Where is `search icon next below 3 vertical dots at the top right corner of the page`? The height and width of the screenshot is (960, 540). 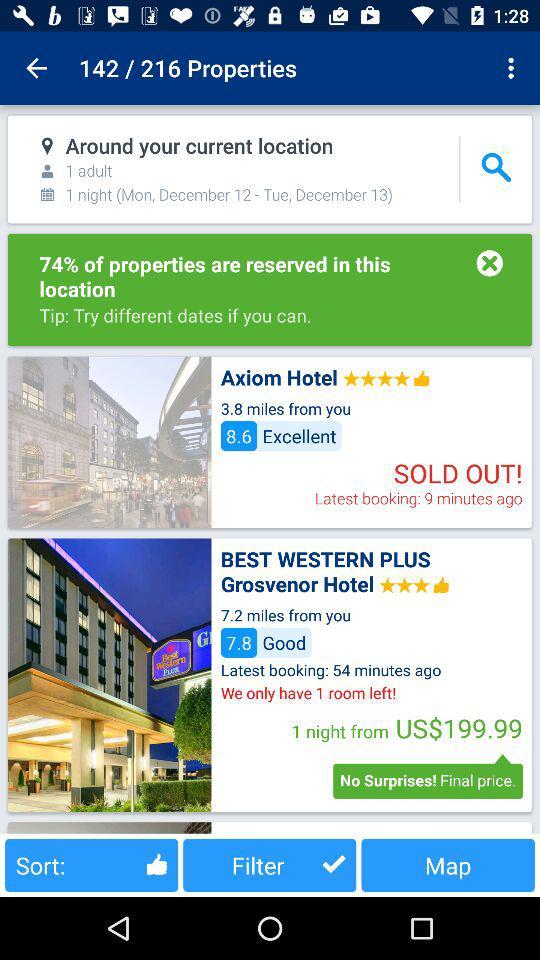 search icon next below 3 vertical dots at the top right corner of the page is located at coordinates (494, 167).